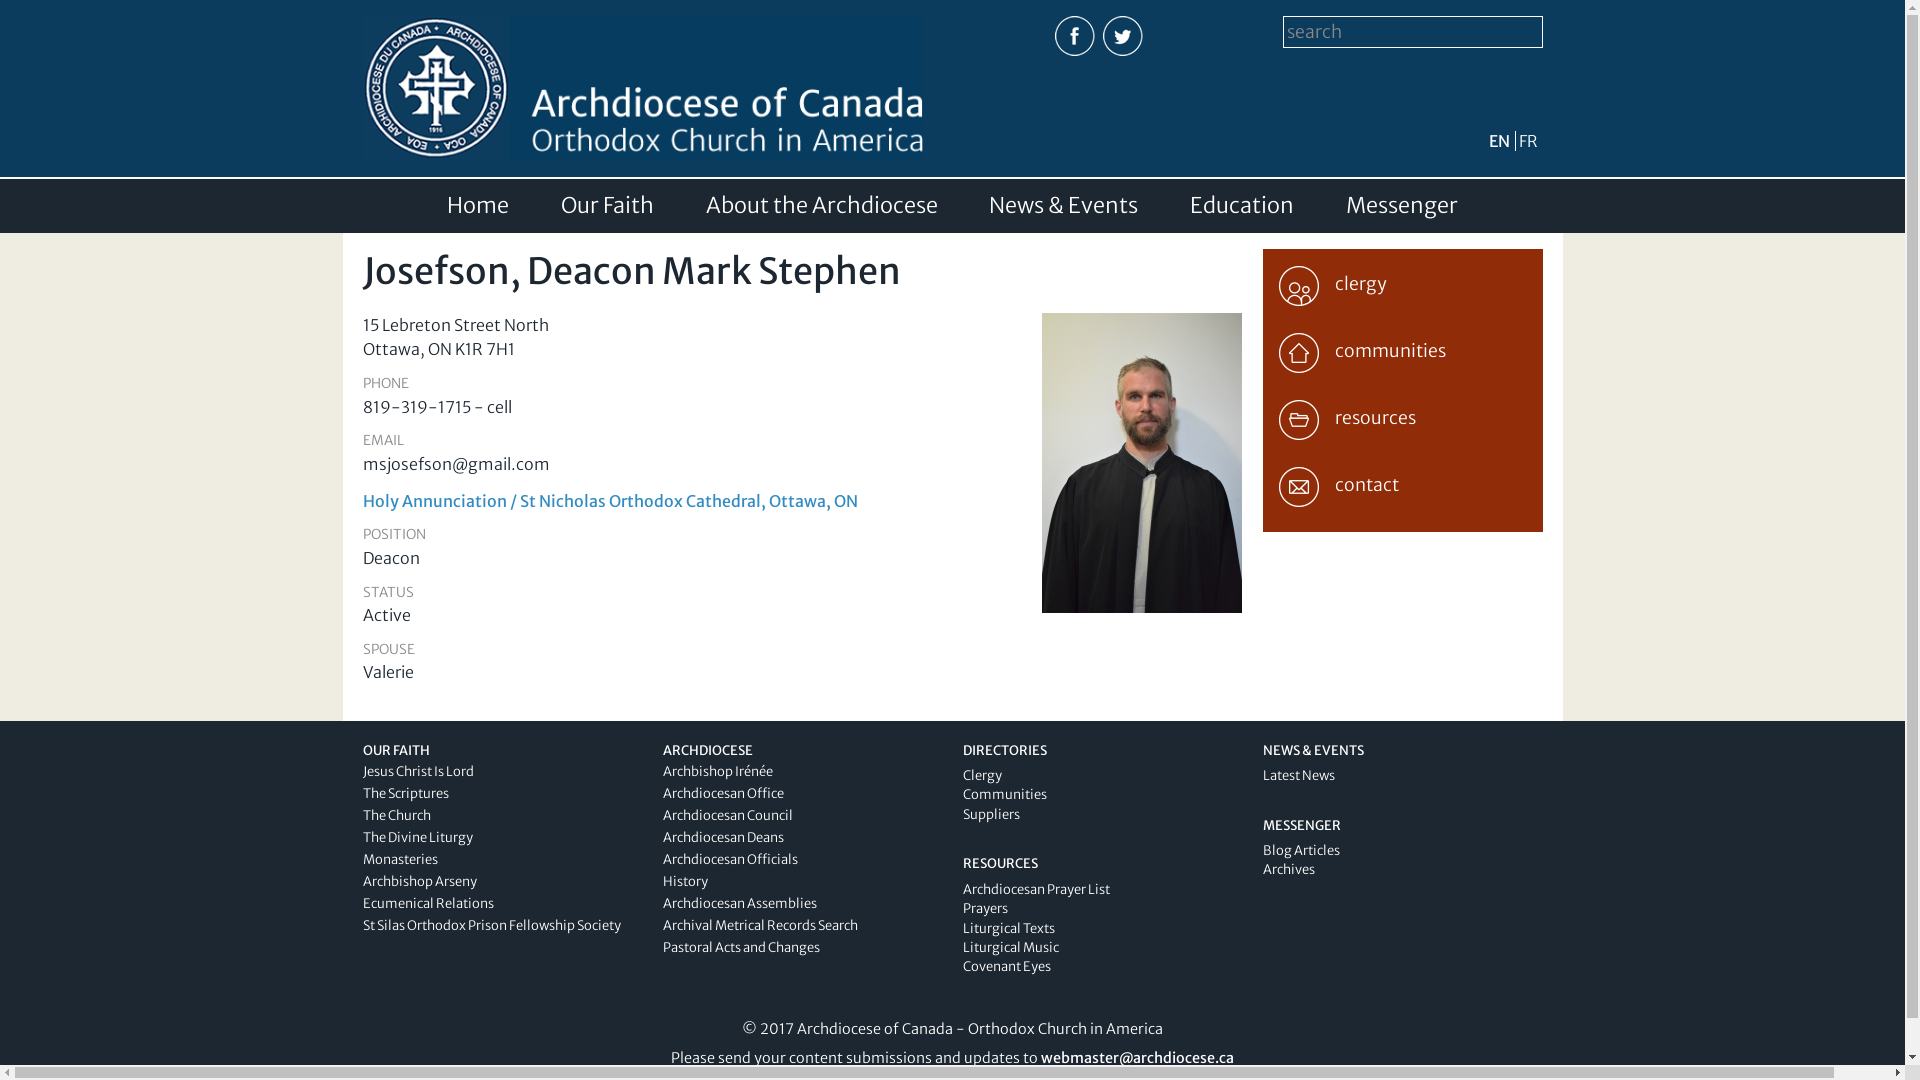 This screenshot has height=1080, width=1920. I want to click on 'About the Archdiocese', so click(821, 205).